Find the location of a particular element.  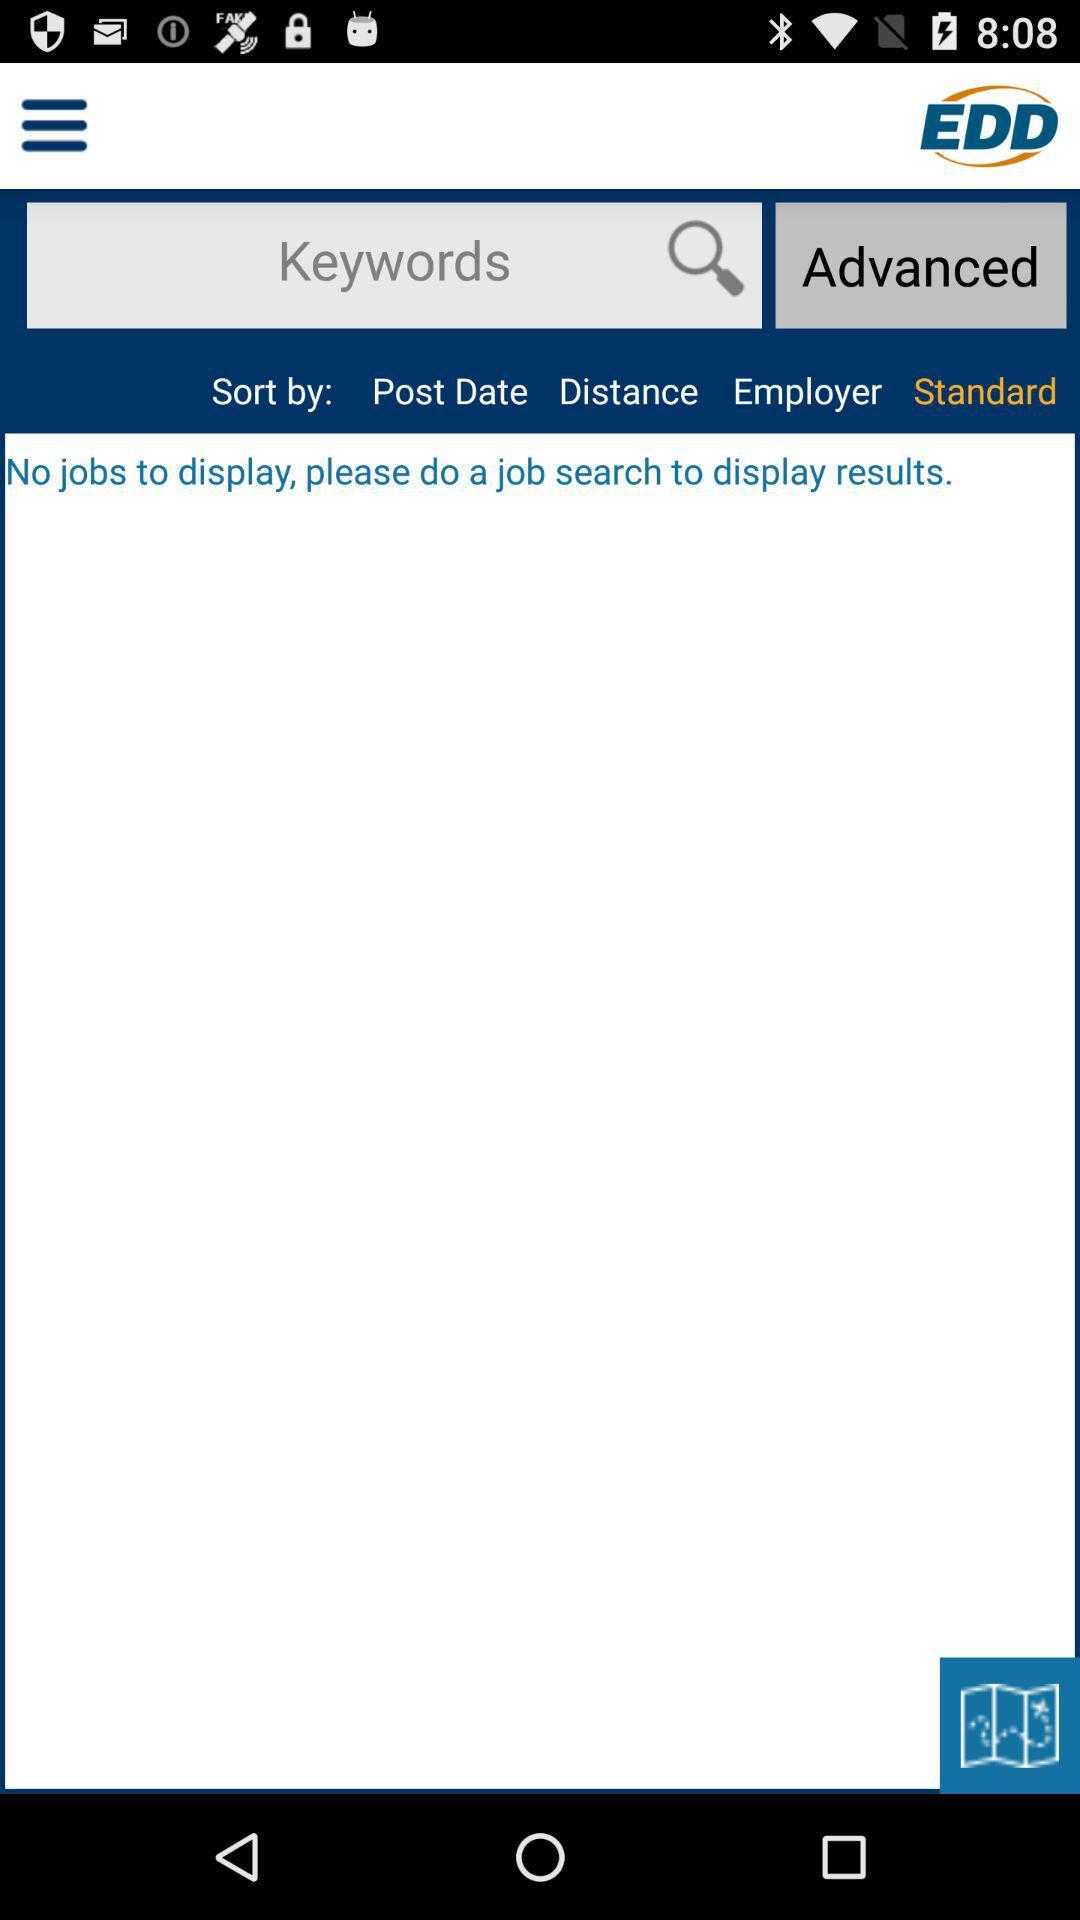

the app to the right of the distance app is located at coordinates (805, 390).